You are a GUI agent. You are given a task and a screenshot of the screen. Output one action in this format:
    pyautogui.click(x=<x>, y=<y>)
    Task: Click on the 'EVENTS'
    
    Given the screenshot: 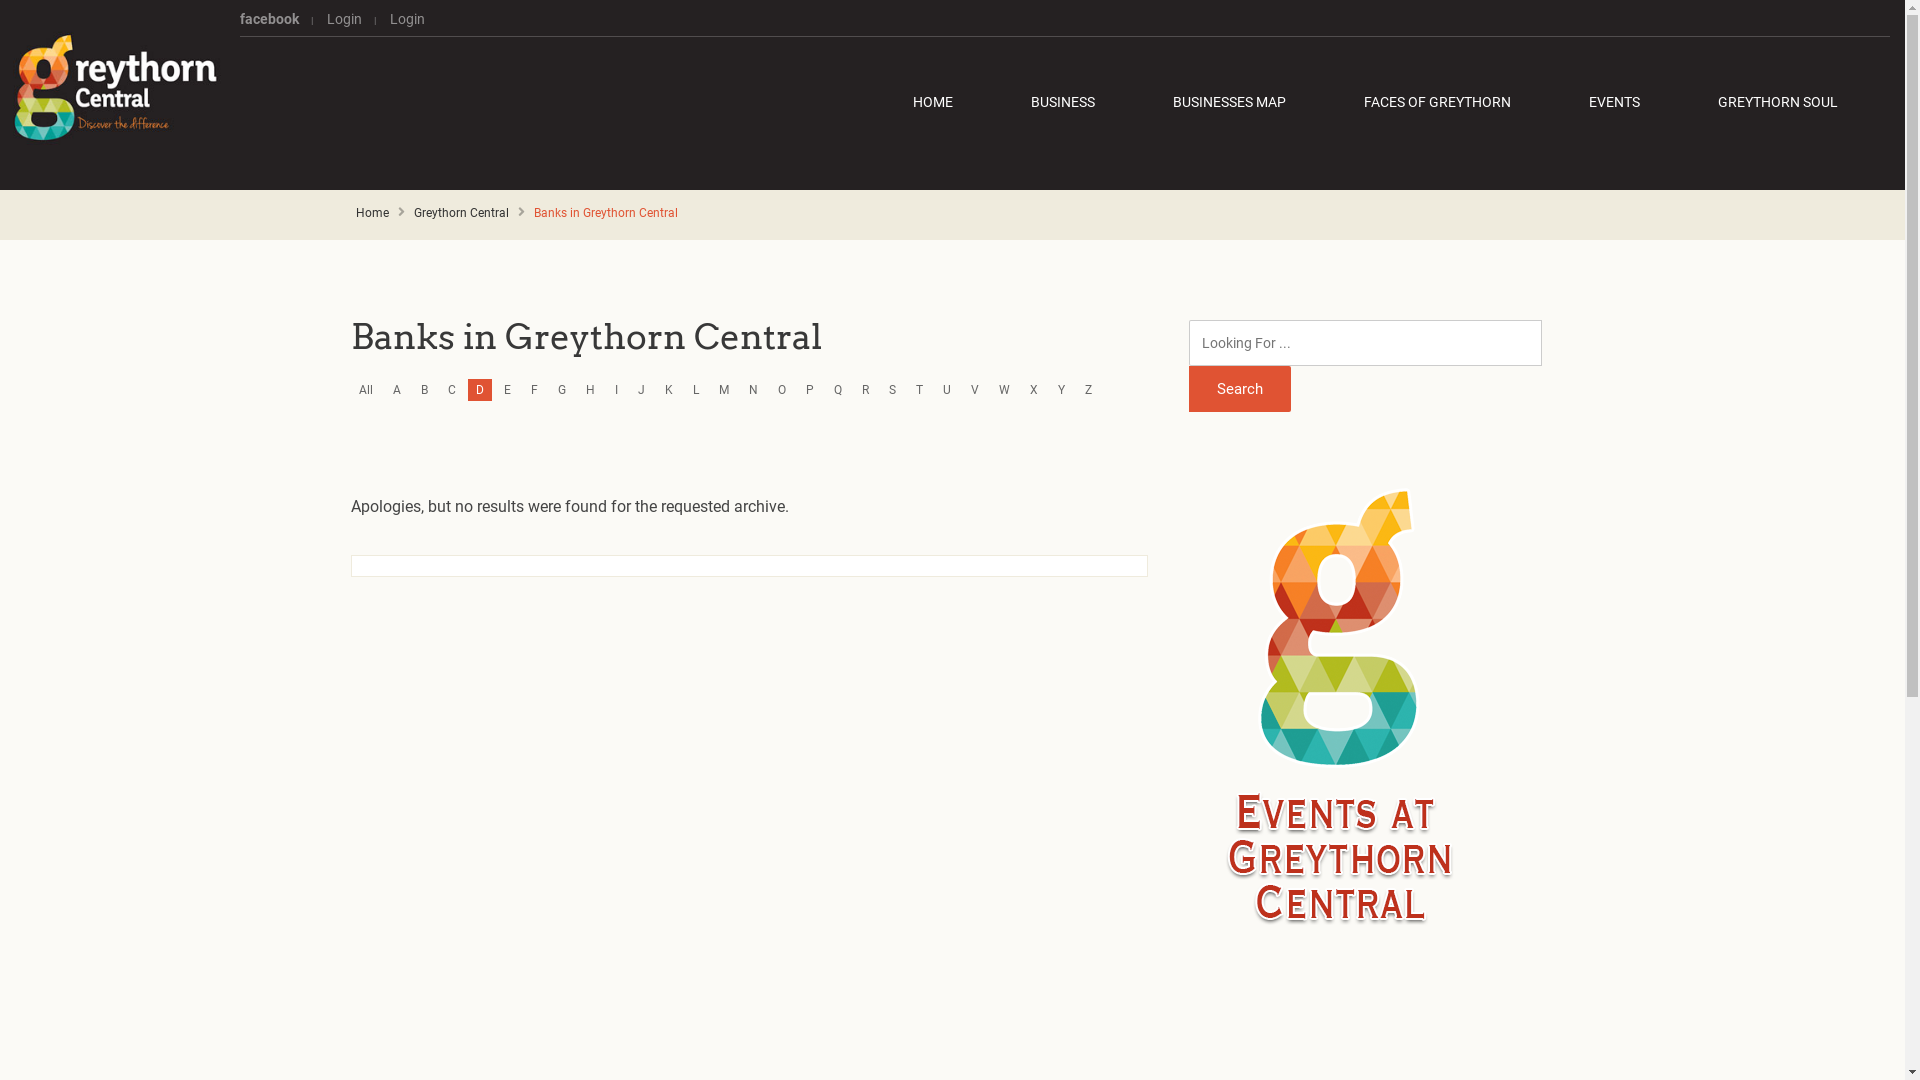 What is the action you would take?
    pyautogui.click(x=1614, y=101)
    